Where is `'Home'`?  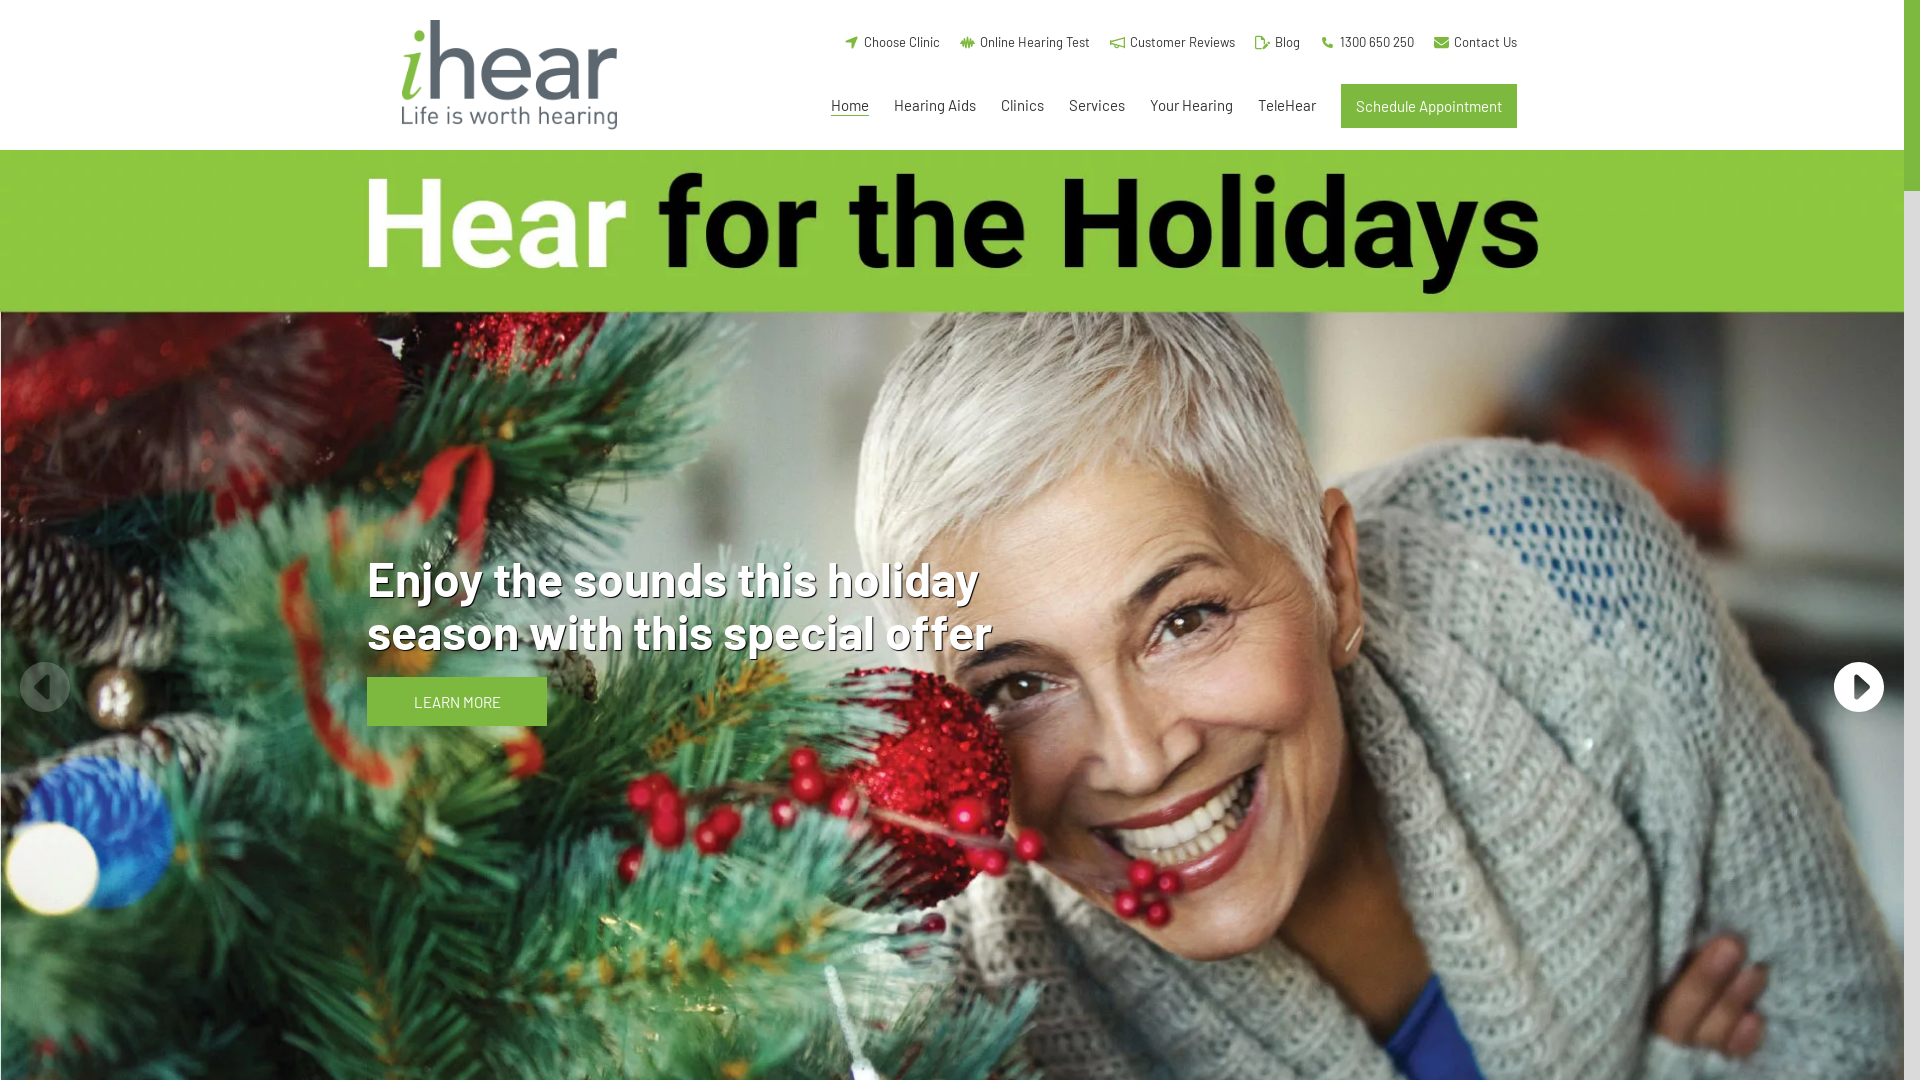 'Home' is located at coordinates (830, 105).